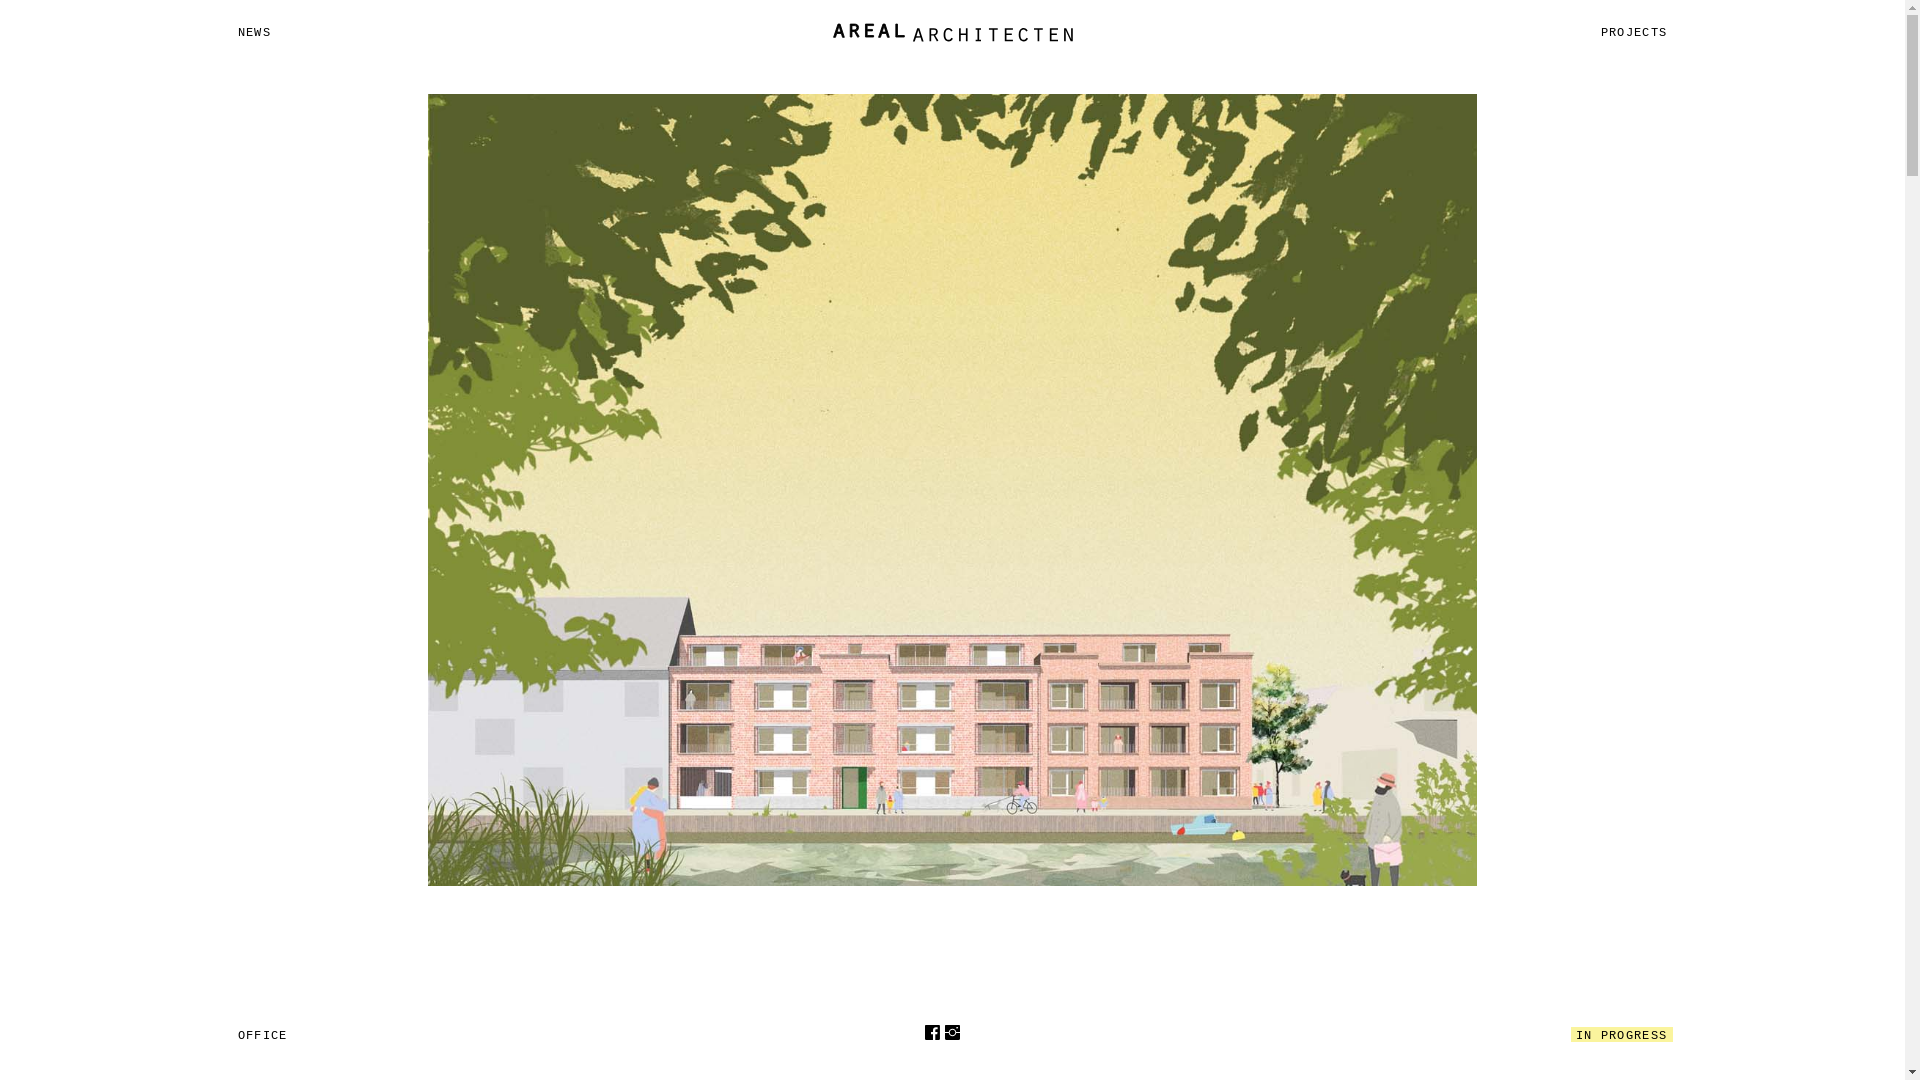 The image size is (1920, 1080). What do you see at coordinates (1622, 1034) in the screenshot?
I see `'IN PROGRESS'` at bounding box center [1622, 1034].